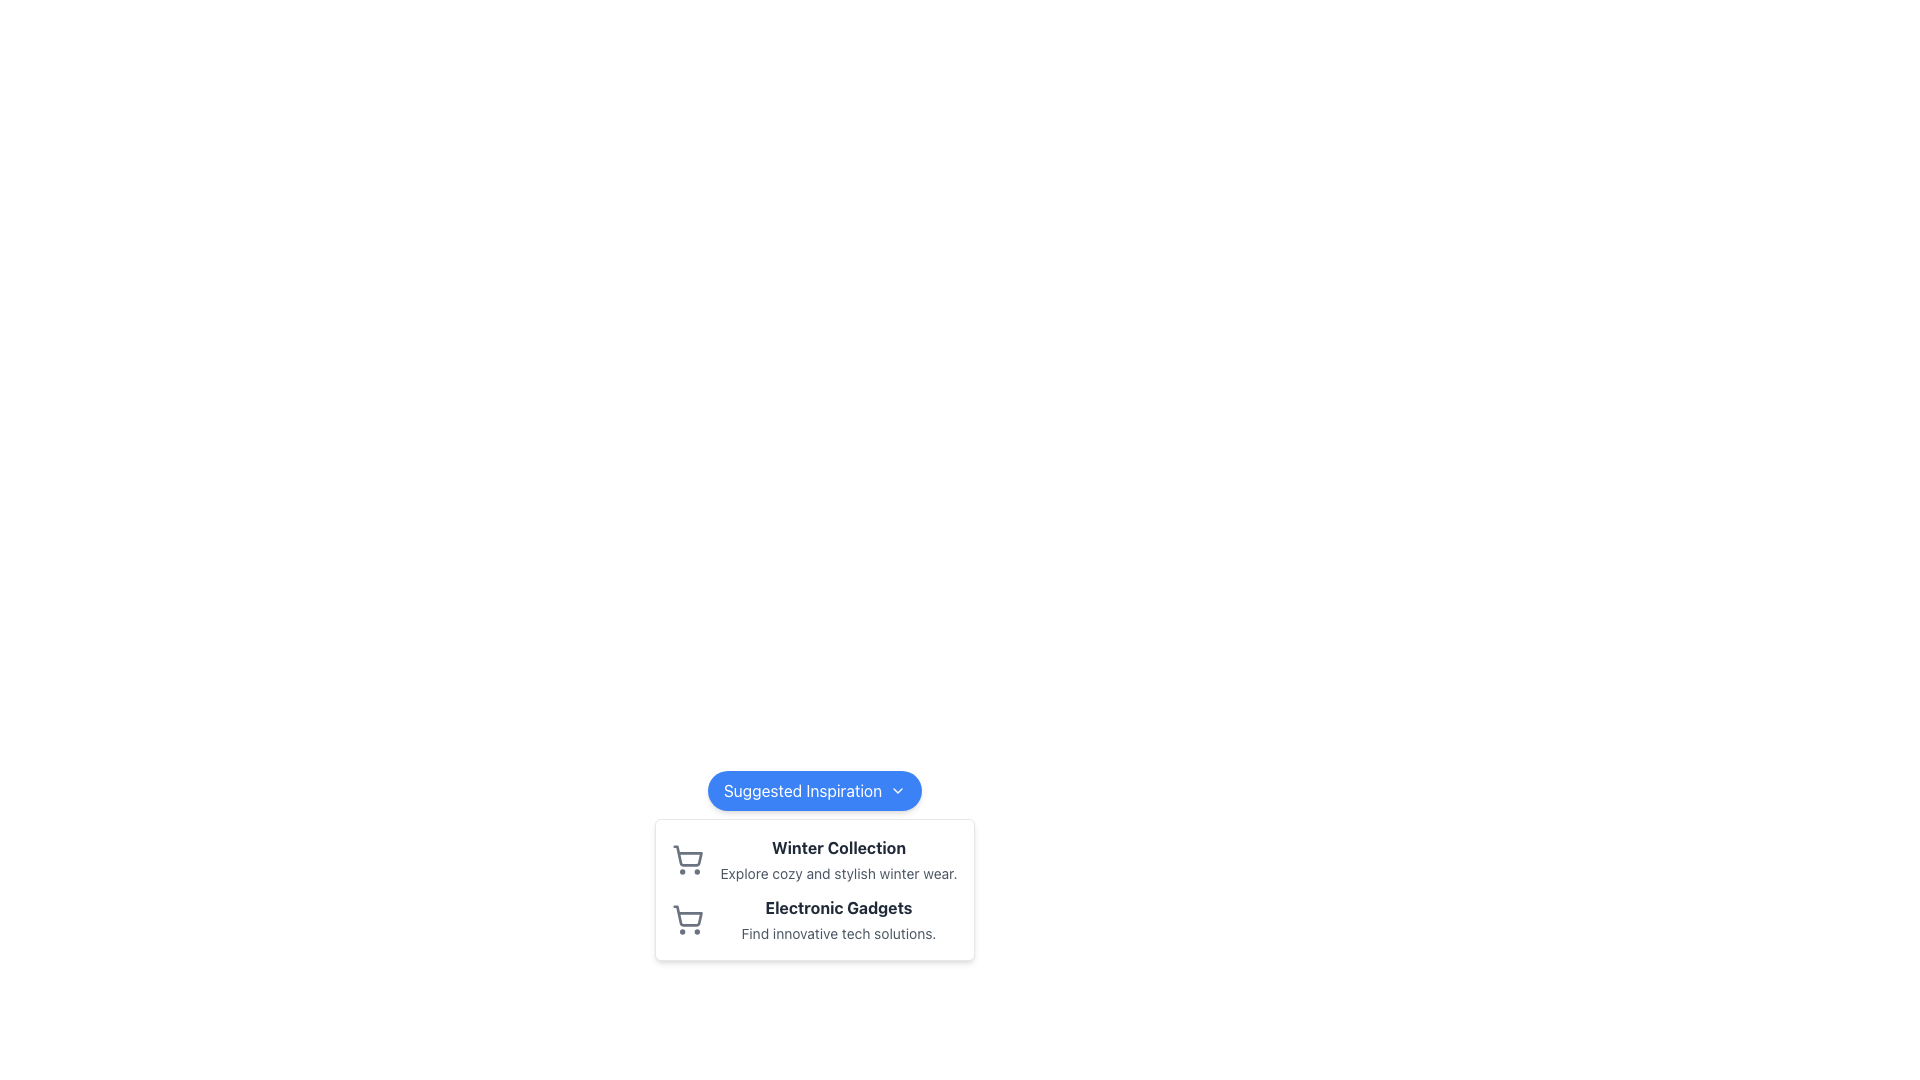 The image size is (1920, 1080). What do you see at coordinates (897, 789) in the screenshot?
I see `the downward chevron icon located to the right of the 'Suggested Inspiration' text` at bounding box center [897, 789].